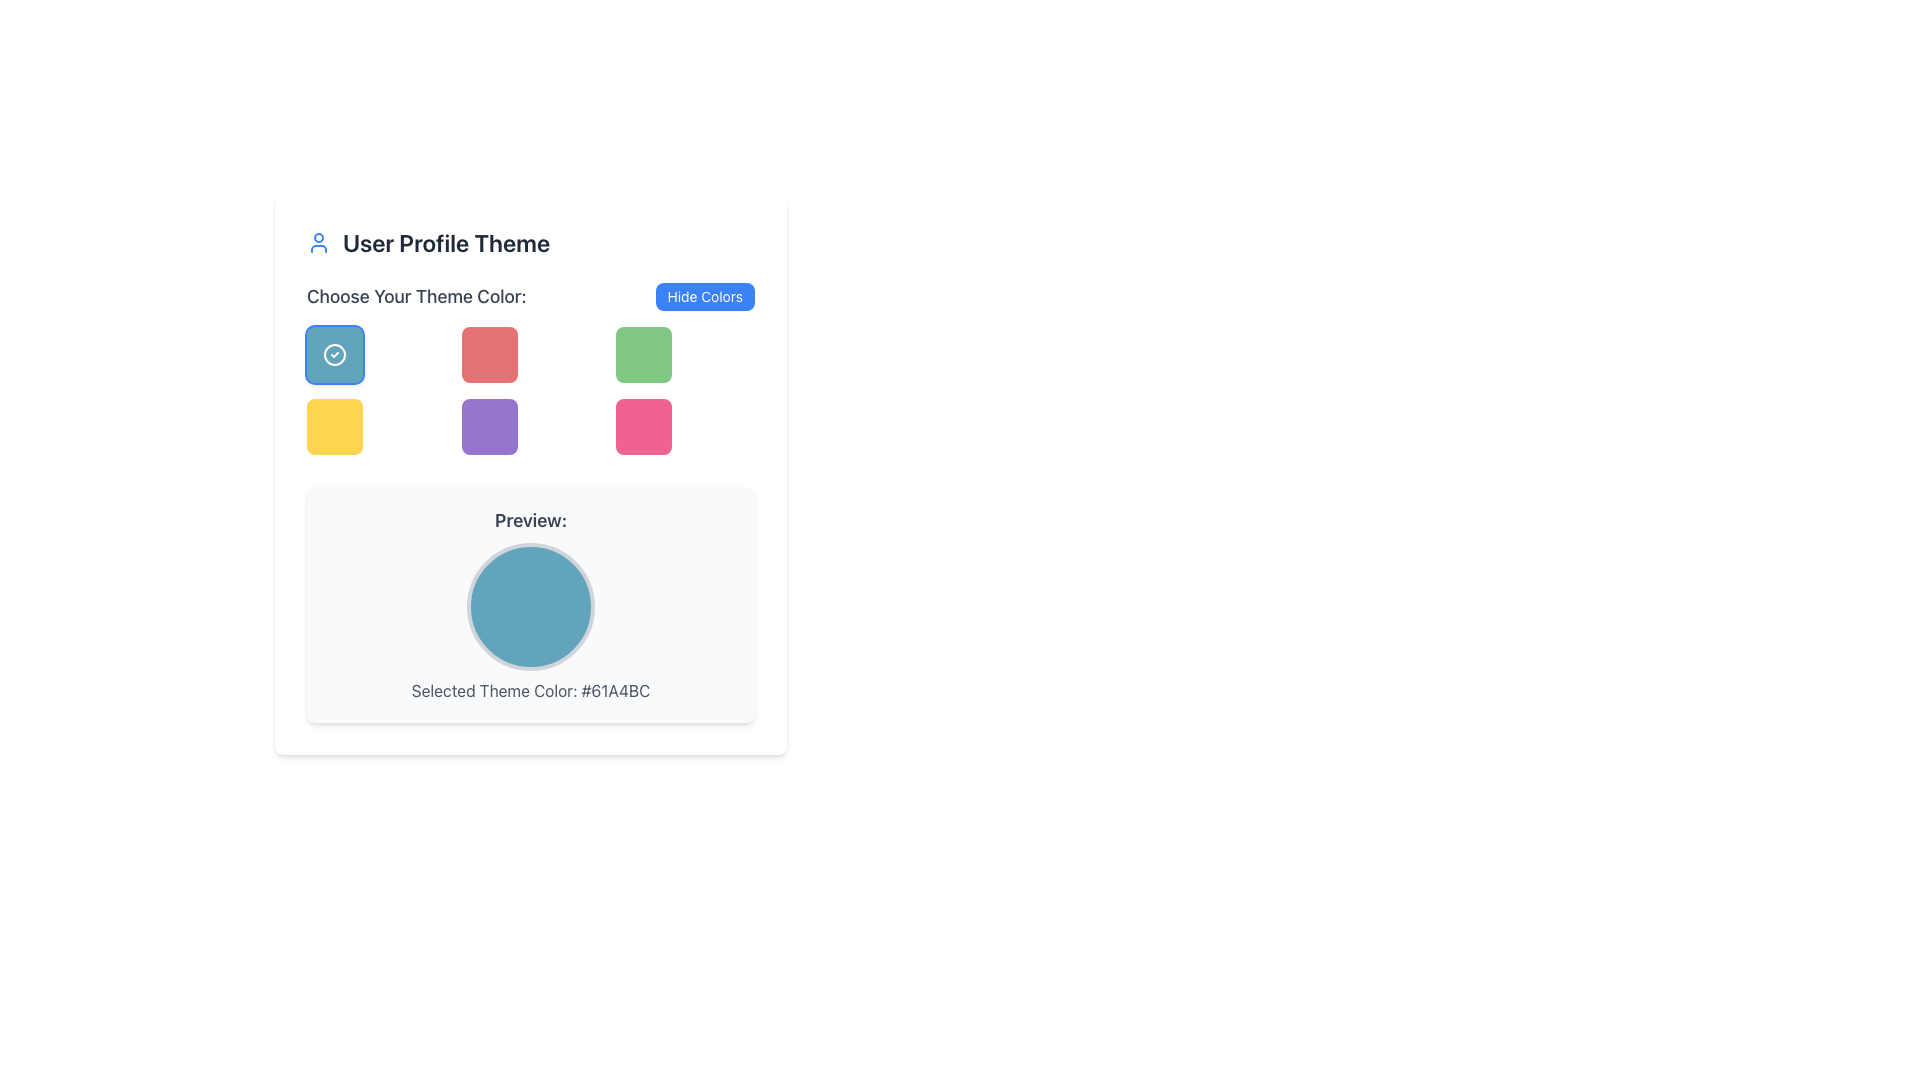 This screenshot has width=1920, height=1080. I want to click on the color selector button for the purple color, which is the second box in the third row of a grid layout, so click(489, 426).